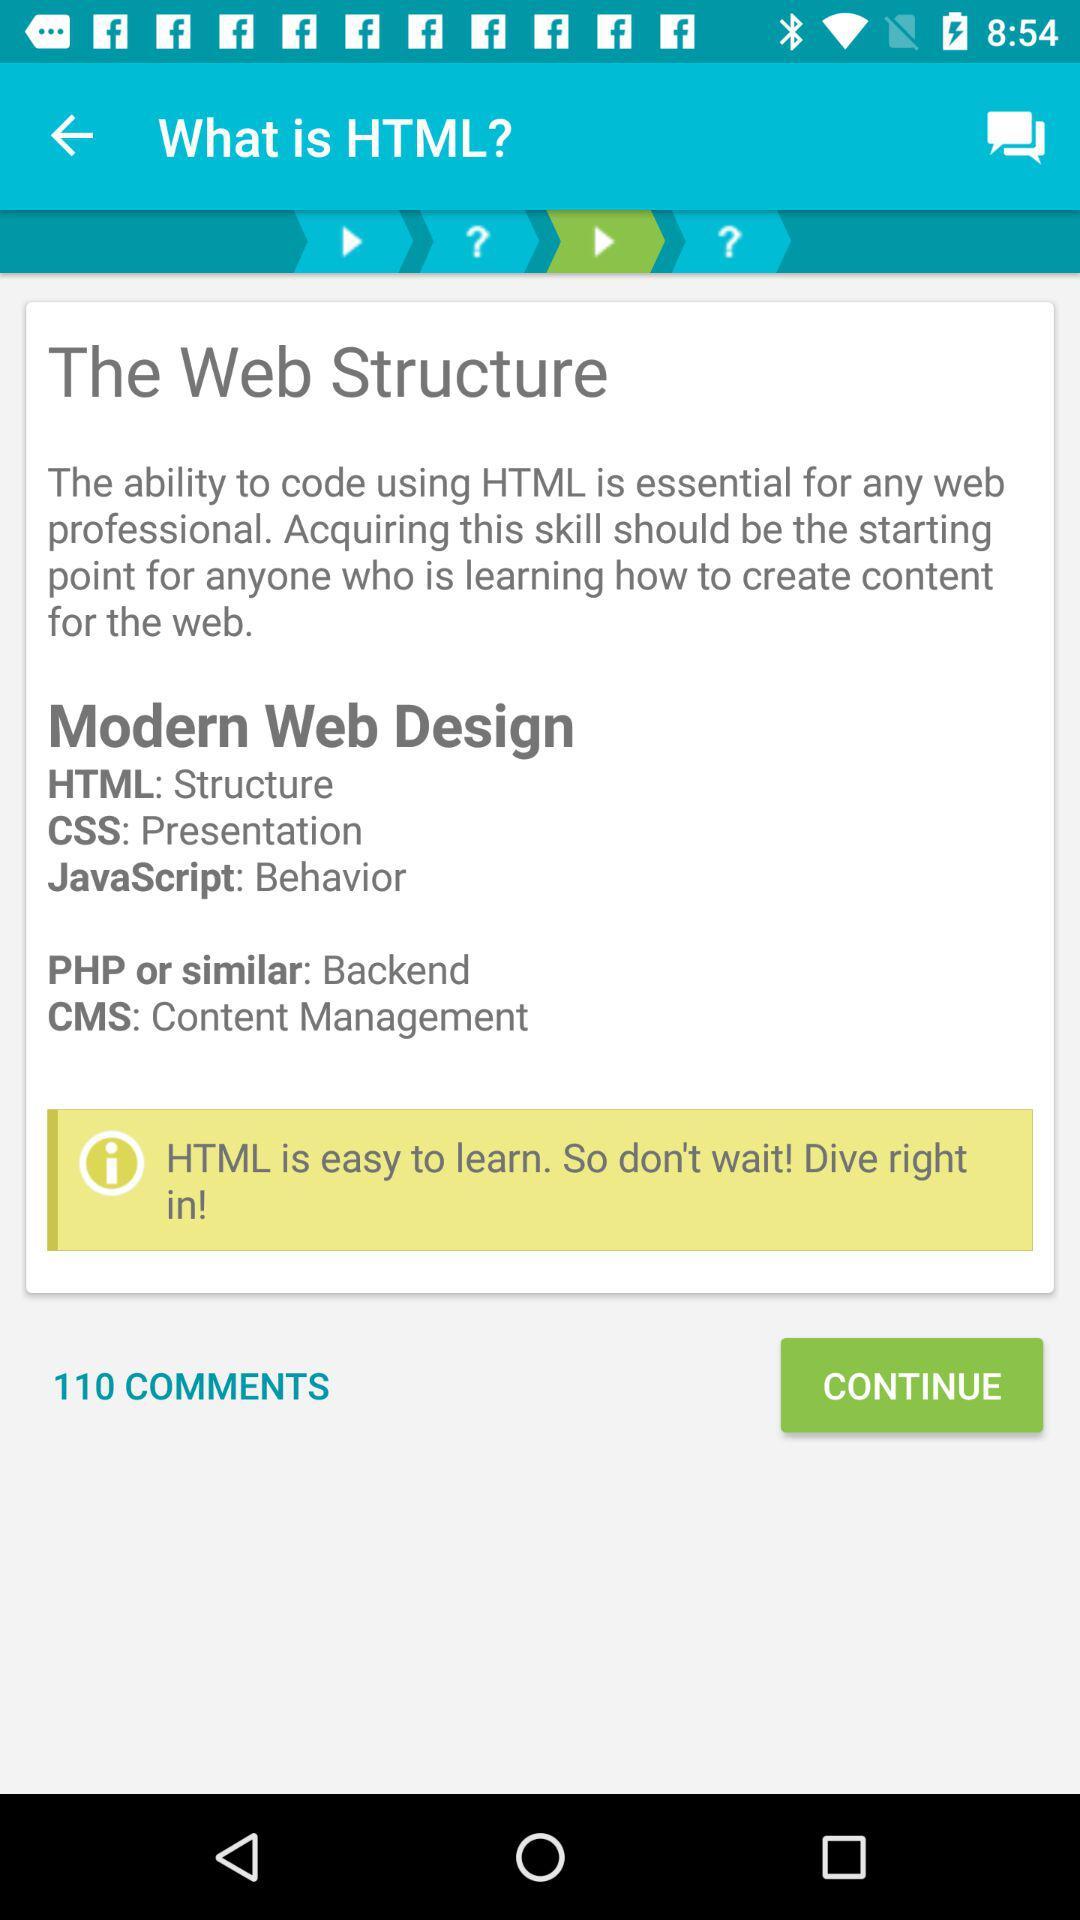 The height and width of the screenshot is (1920, 1080). What do you see at coordinates (111, 1162) in the screenshot?
I see `the information icon` at bounding box center [111, 1162].